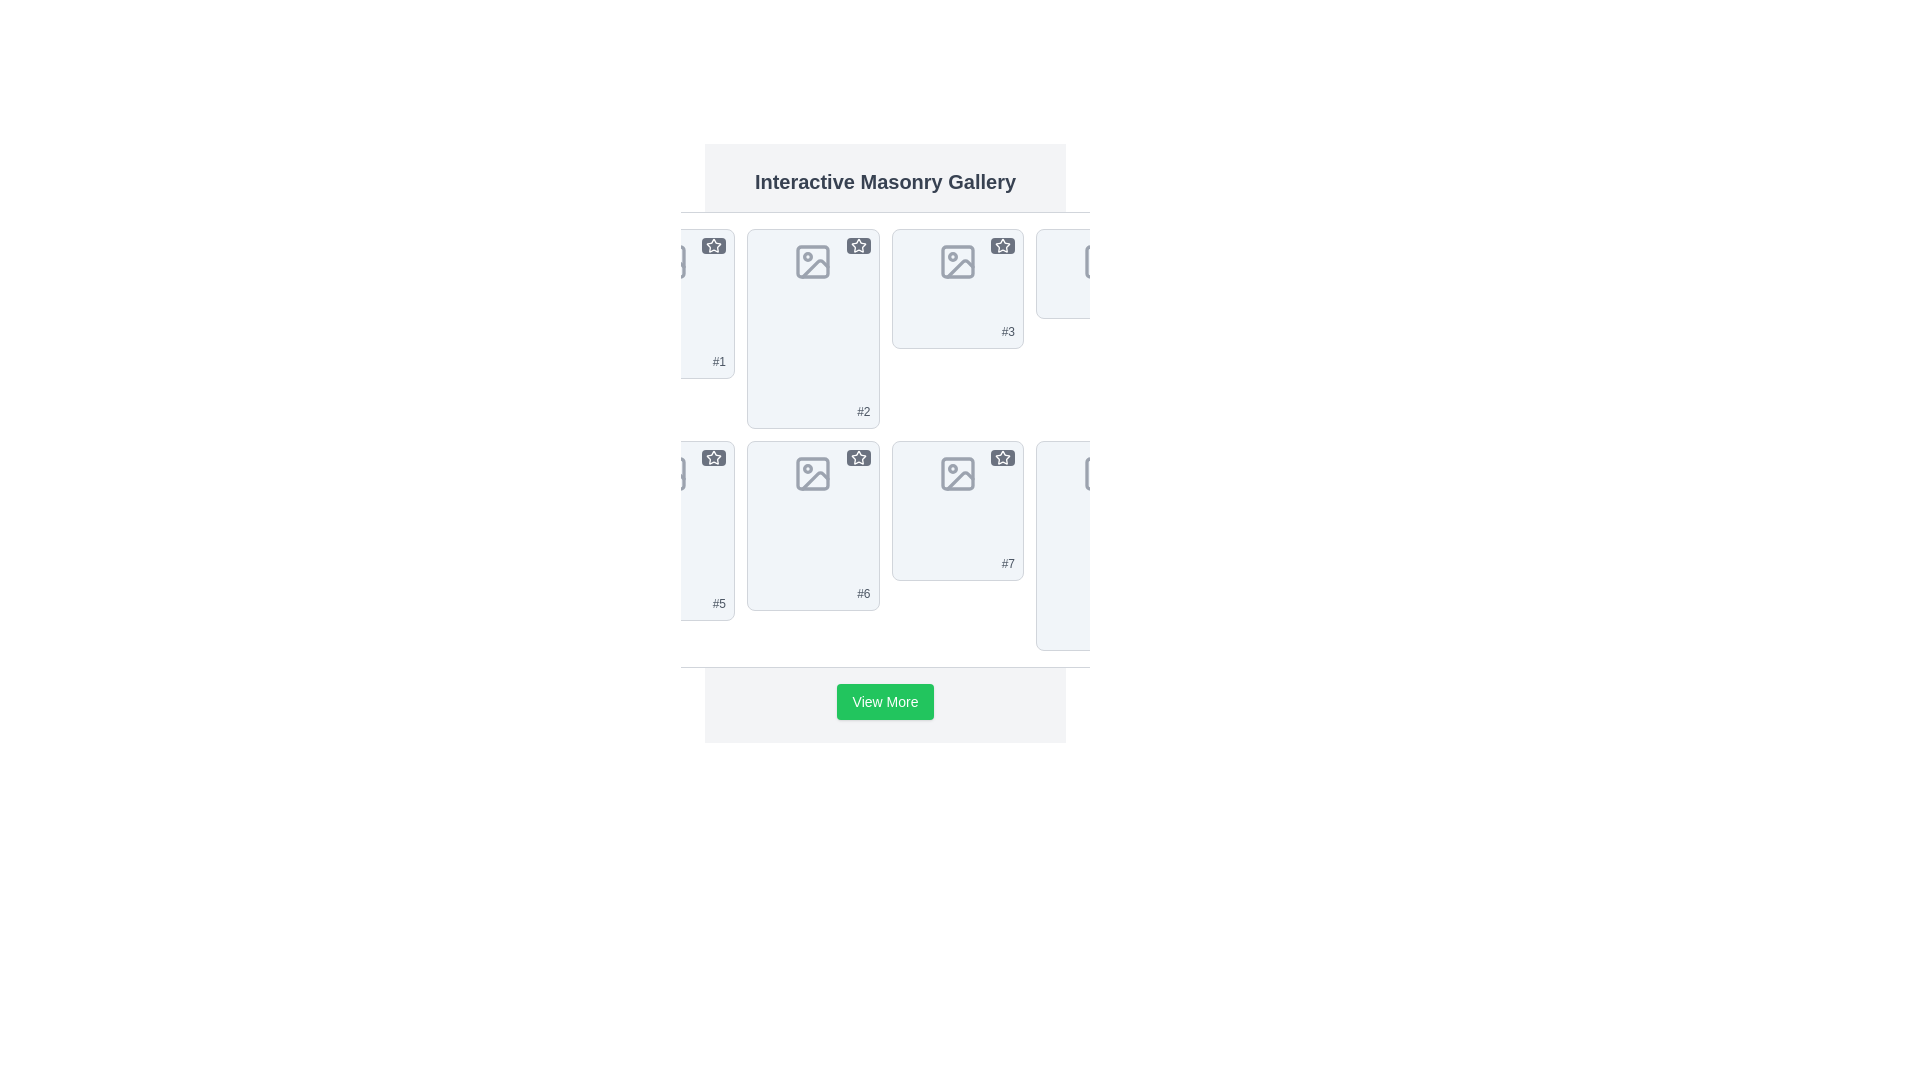 Image resolution: width=1920 pixels, height=1080 pixels. What do you see at coordinates (714, 457) in the screenshot?
I see `the star icon in the top-right corner of card '#5'` at bounding box center [714, 457].